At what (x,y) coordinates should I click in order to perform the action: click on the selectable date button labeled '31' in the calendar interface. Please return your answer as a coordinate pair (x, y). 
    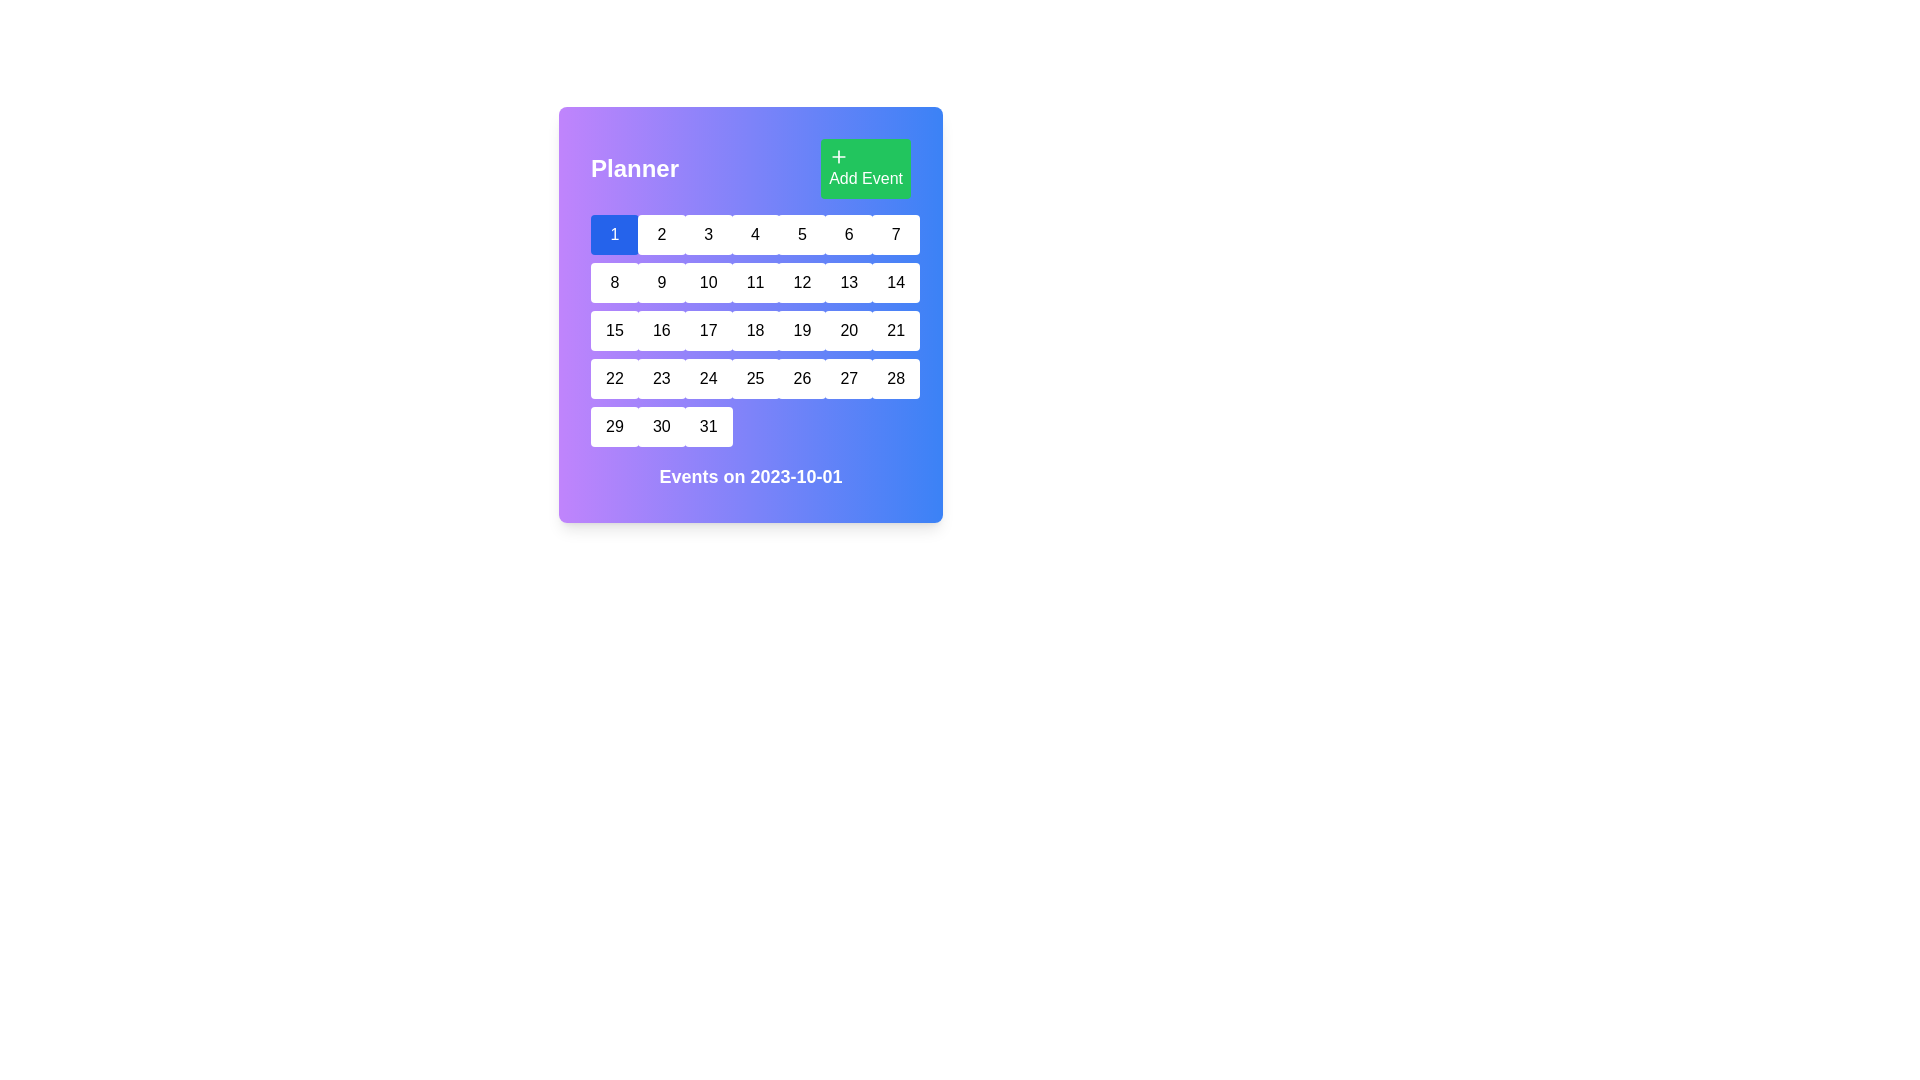
    Looking at the image, I should click on (708, 426).